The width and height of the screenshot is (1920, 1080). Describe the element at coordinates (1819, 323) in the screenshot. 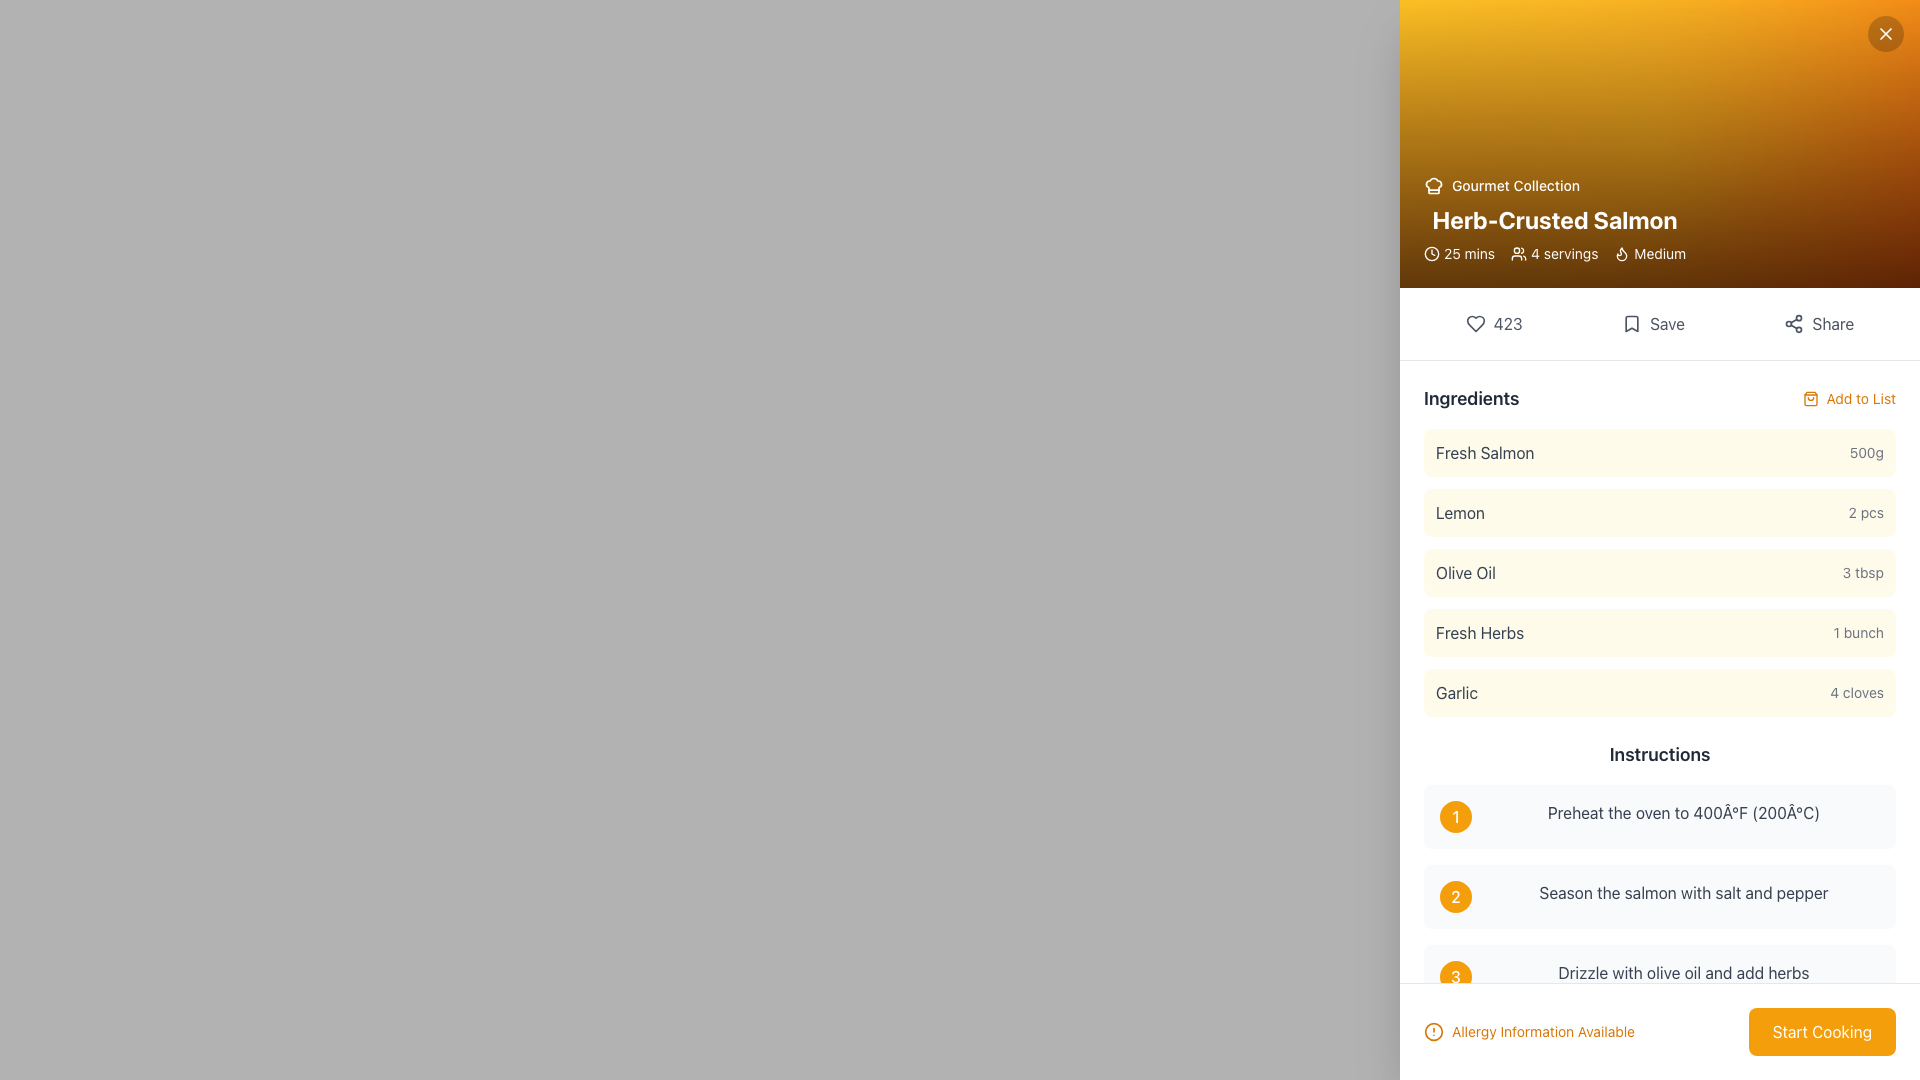

I see `the 'Share' button, which features a three-node graph icon and is styled in subtle gray, located at the top-right section of the interface beneath the recipe title area` at that location.